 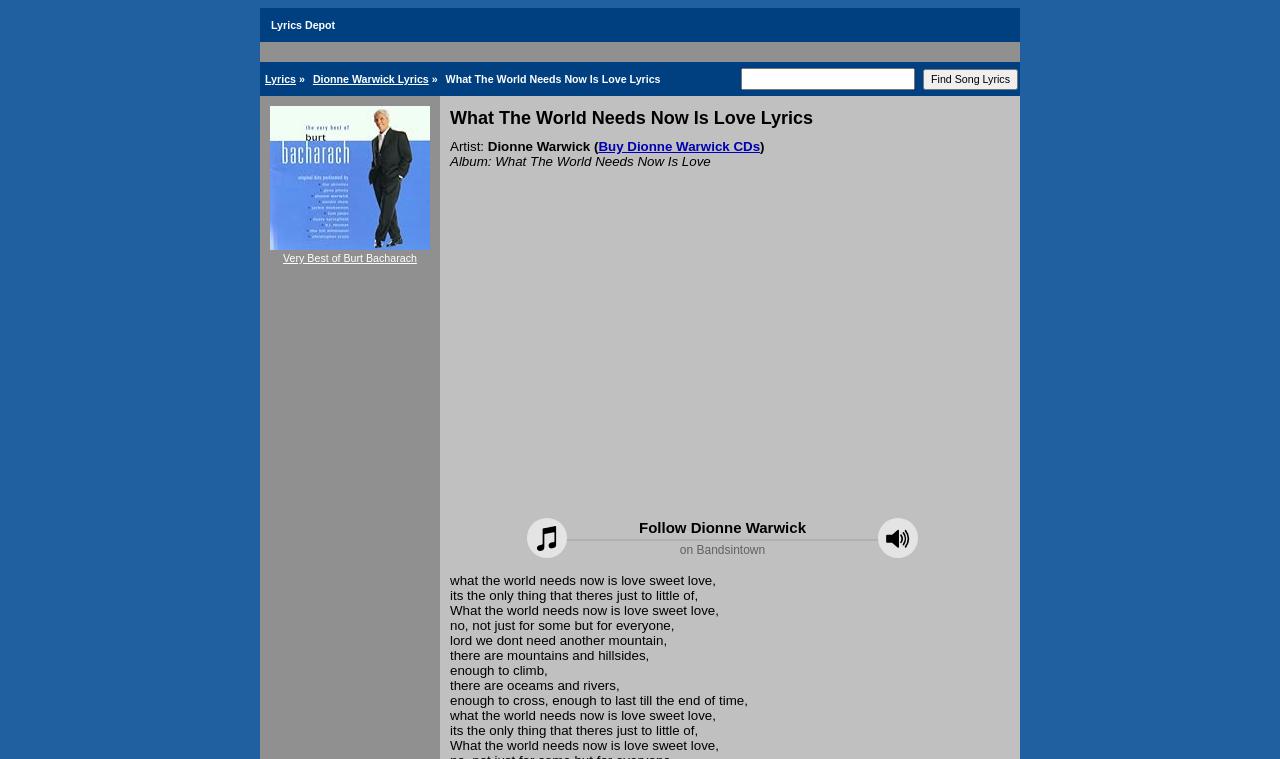 I want to click on 'no, not just for some but for everyone,', so click(x=449, y=624).